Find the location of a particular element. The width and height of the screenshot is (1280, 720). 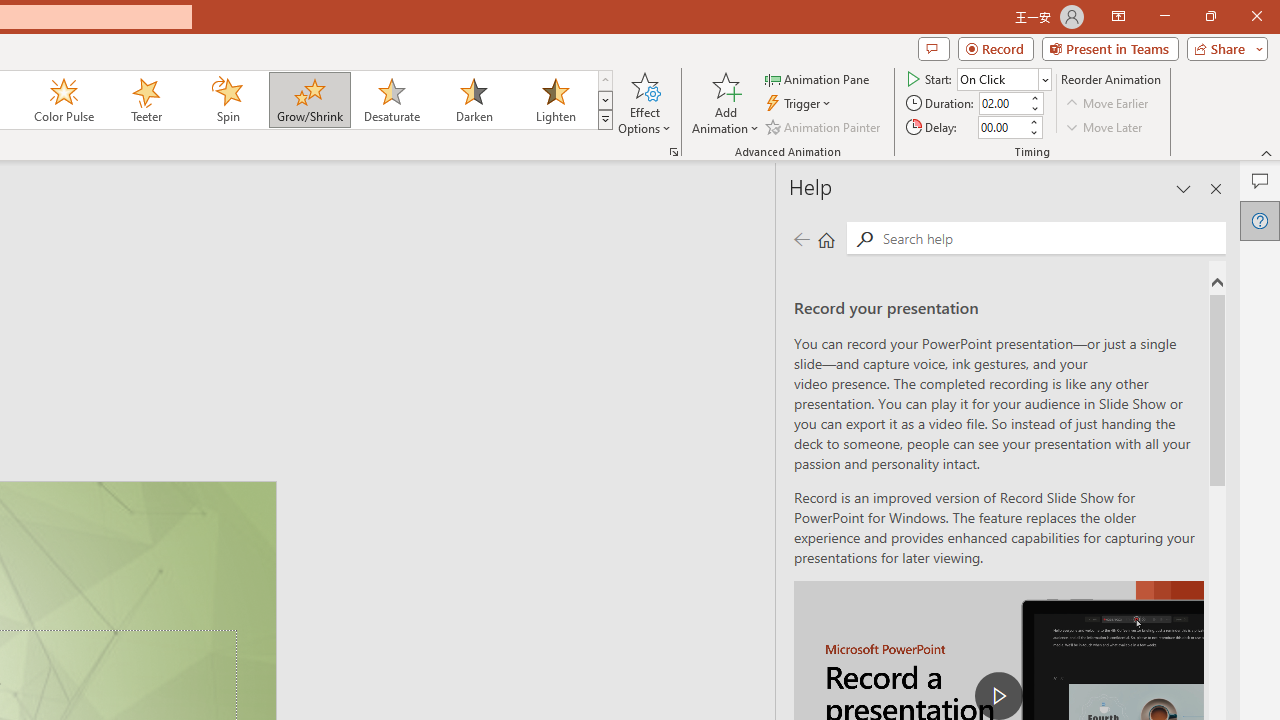

'play Record a Presentation' is located at coordinates (999, 694).